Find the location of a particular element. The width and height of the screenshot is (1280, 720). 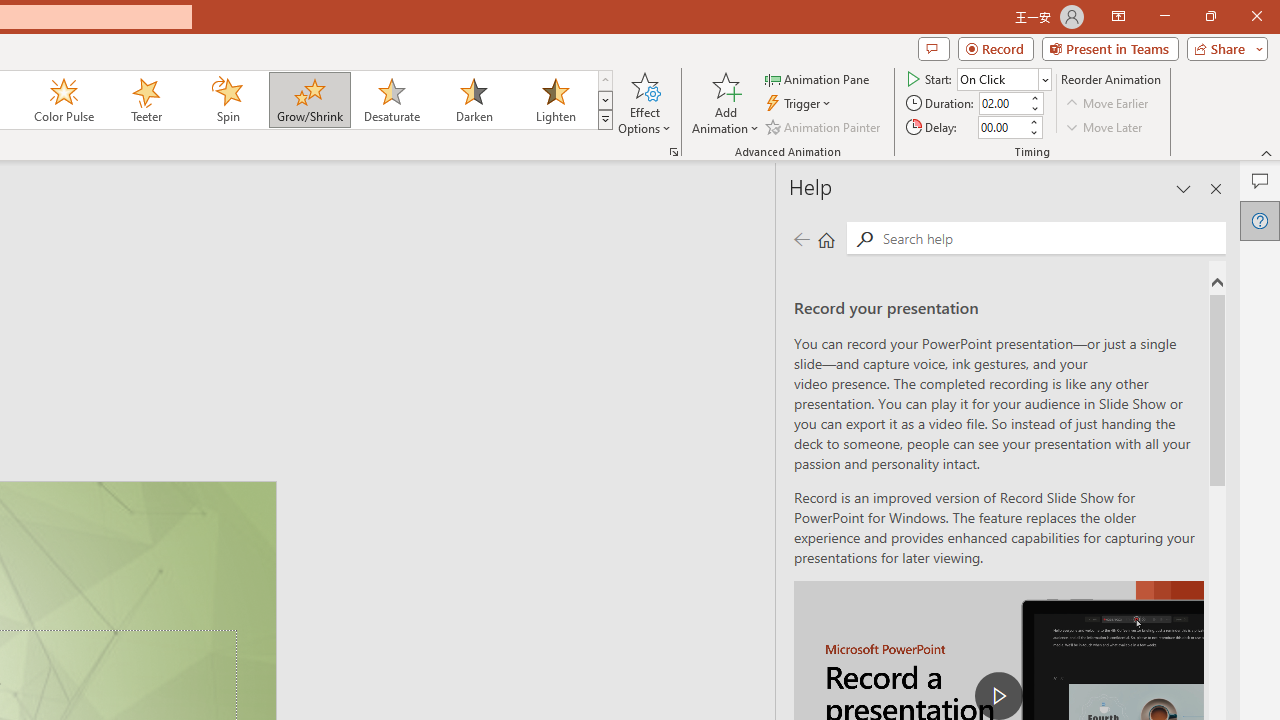

'play Record a Presentation' is located at coordinates (999, 694).